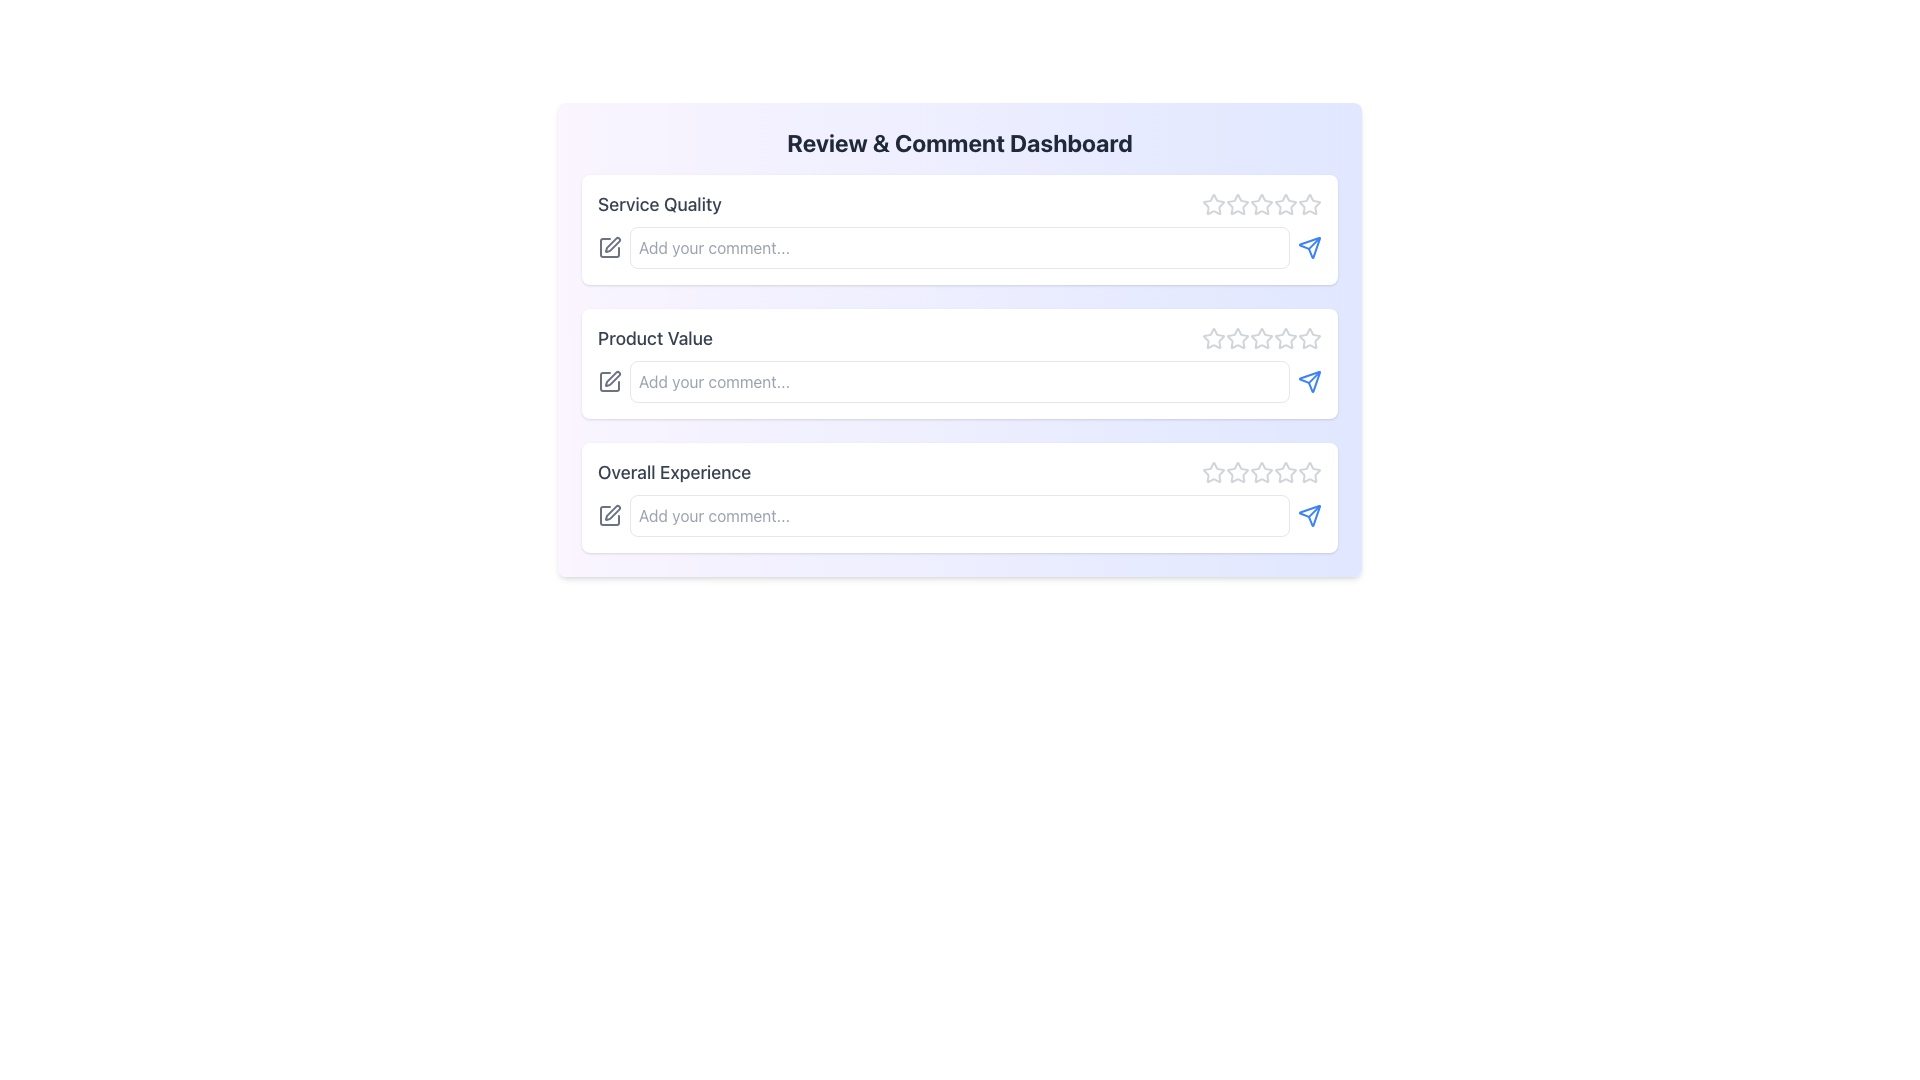 This screenshot has height=1080, width=1920. Describe the element at coordinates (1310, 381) in the screenshot. I see `the send button icon located at the right edge of the 'Product Value' comment section` at that location.